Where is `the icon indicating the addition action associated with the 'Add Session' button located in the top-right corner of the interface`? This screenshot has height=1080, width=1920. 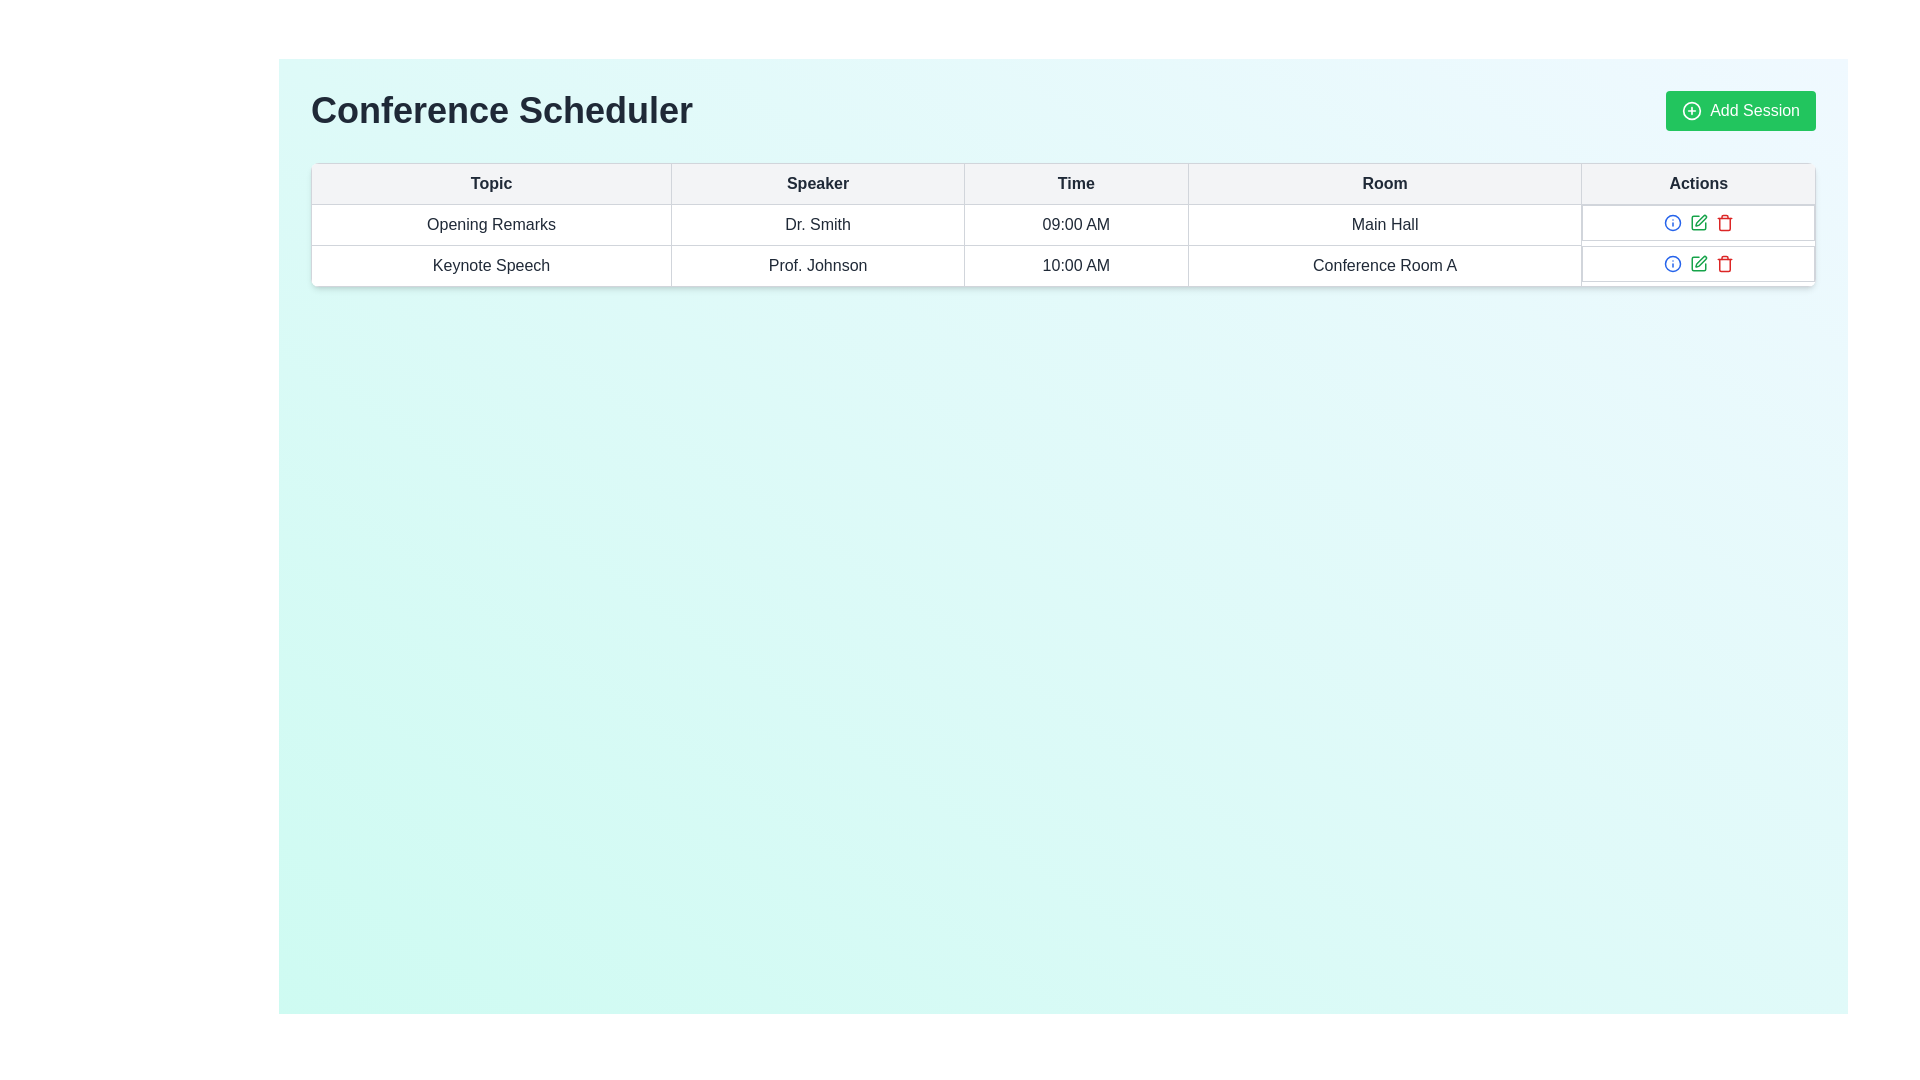
the icon indicating the addition action associated with the 'Add Session' button located in the top-right corner of the interface is located at coordinates (1691, 111).